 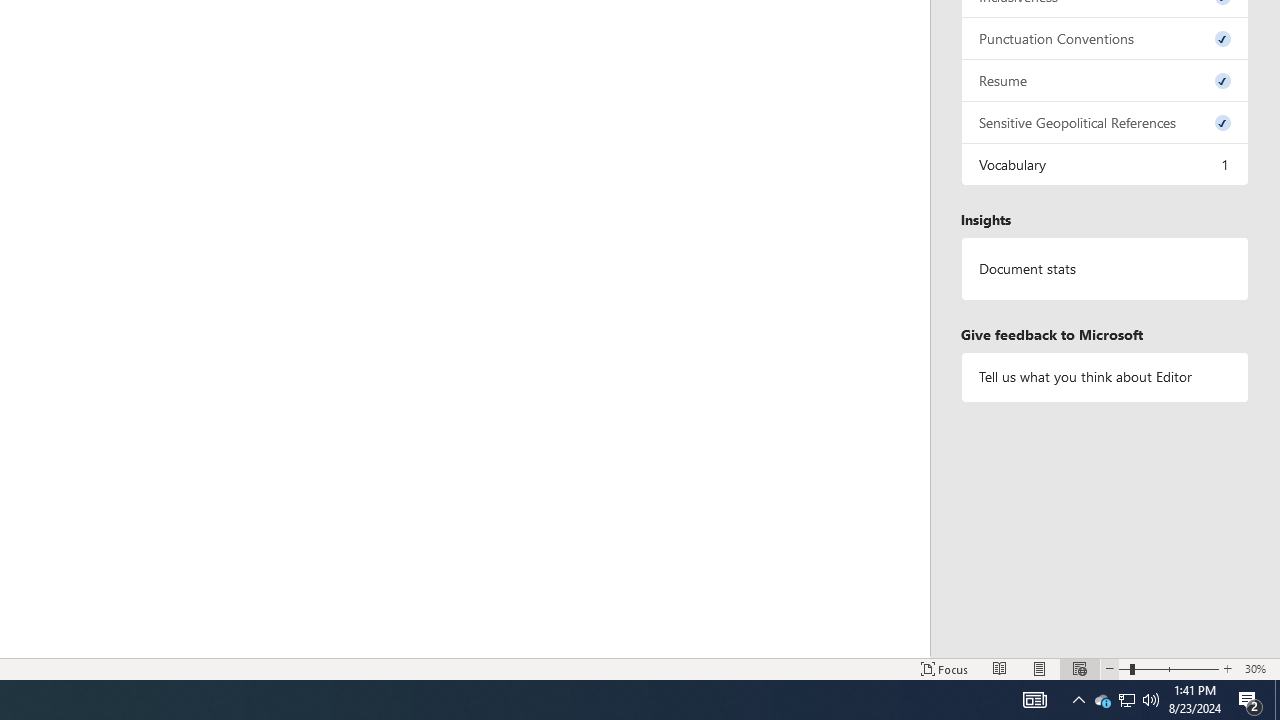 What do you see at coordinates (1104, 79) in the screenshot?
I see `'Resume, 0 issues. Press space or enter to review items.'` at bounding box center [1104, 79].